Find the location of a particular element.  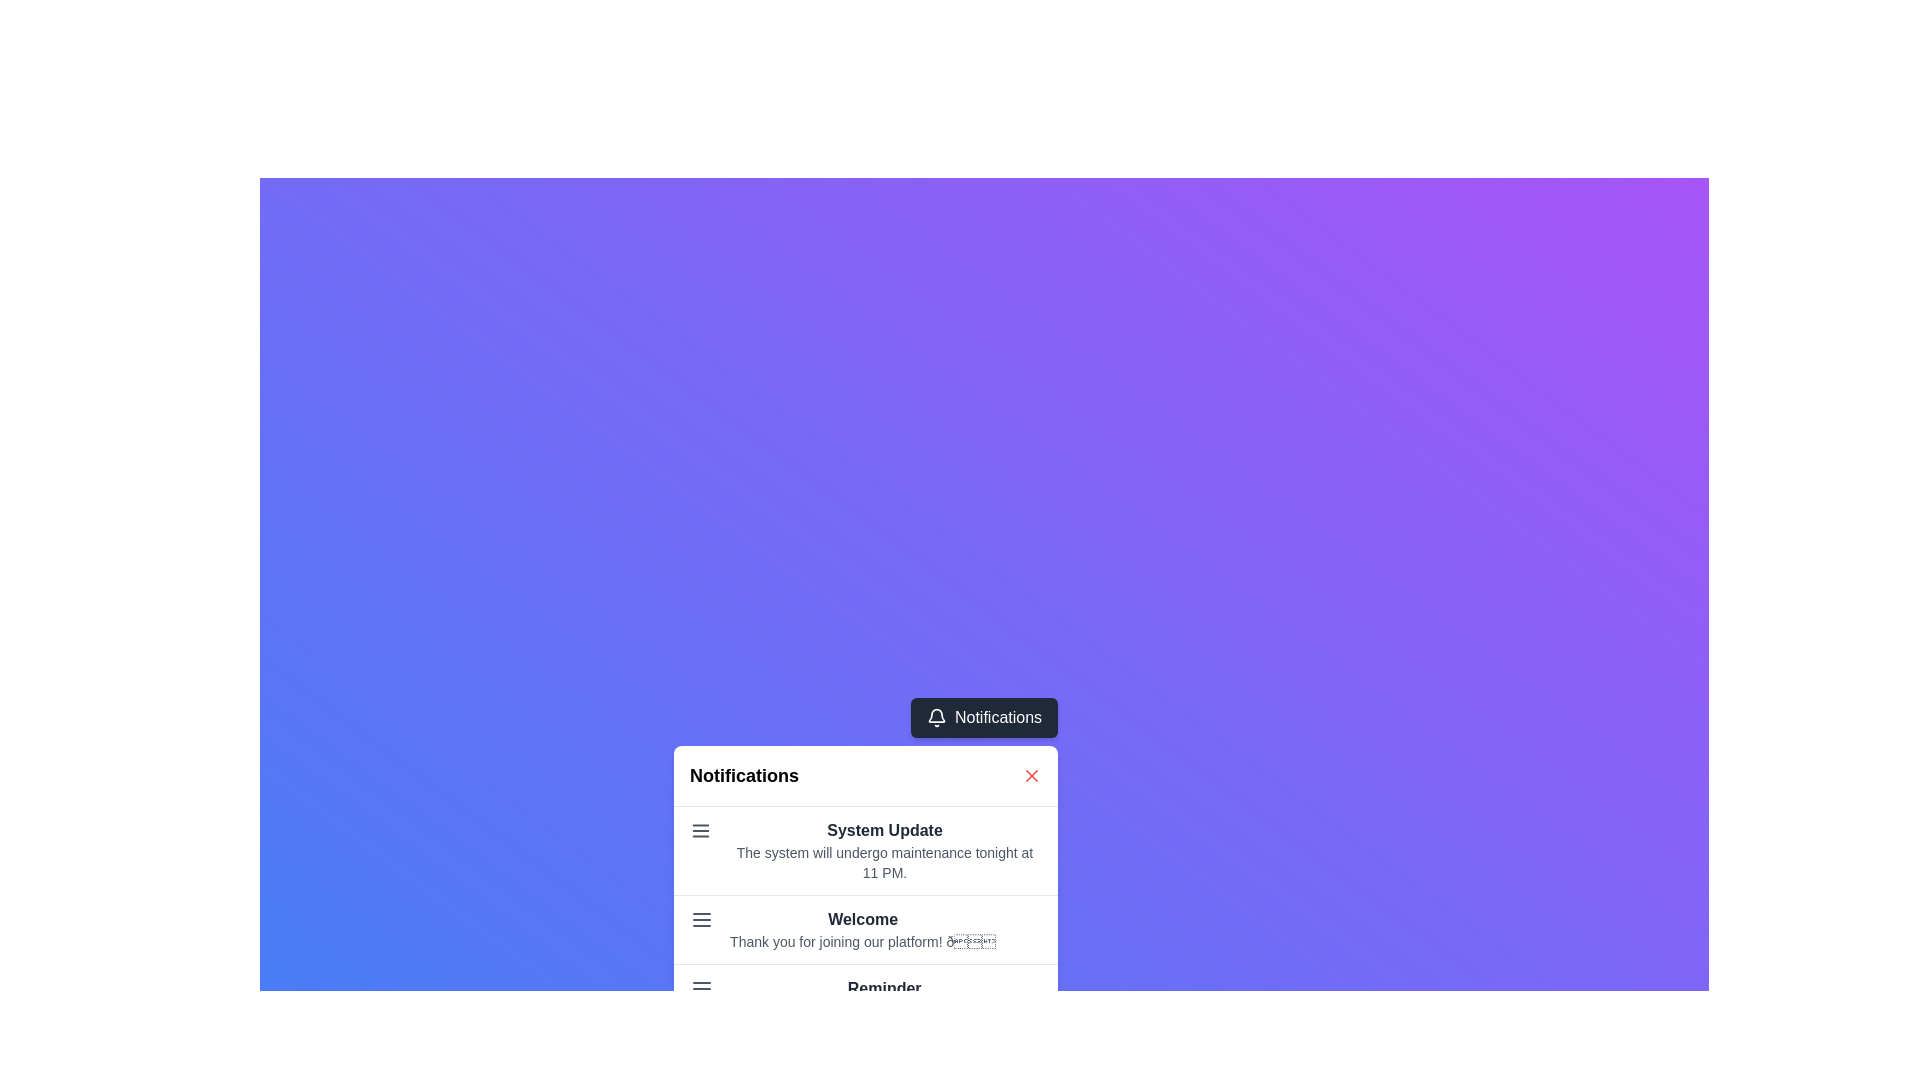

the red 'X' close button located in the top-right corner of the notifications panel header is located at coordinates (1032, 774).